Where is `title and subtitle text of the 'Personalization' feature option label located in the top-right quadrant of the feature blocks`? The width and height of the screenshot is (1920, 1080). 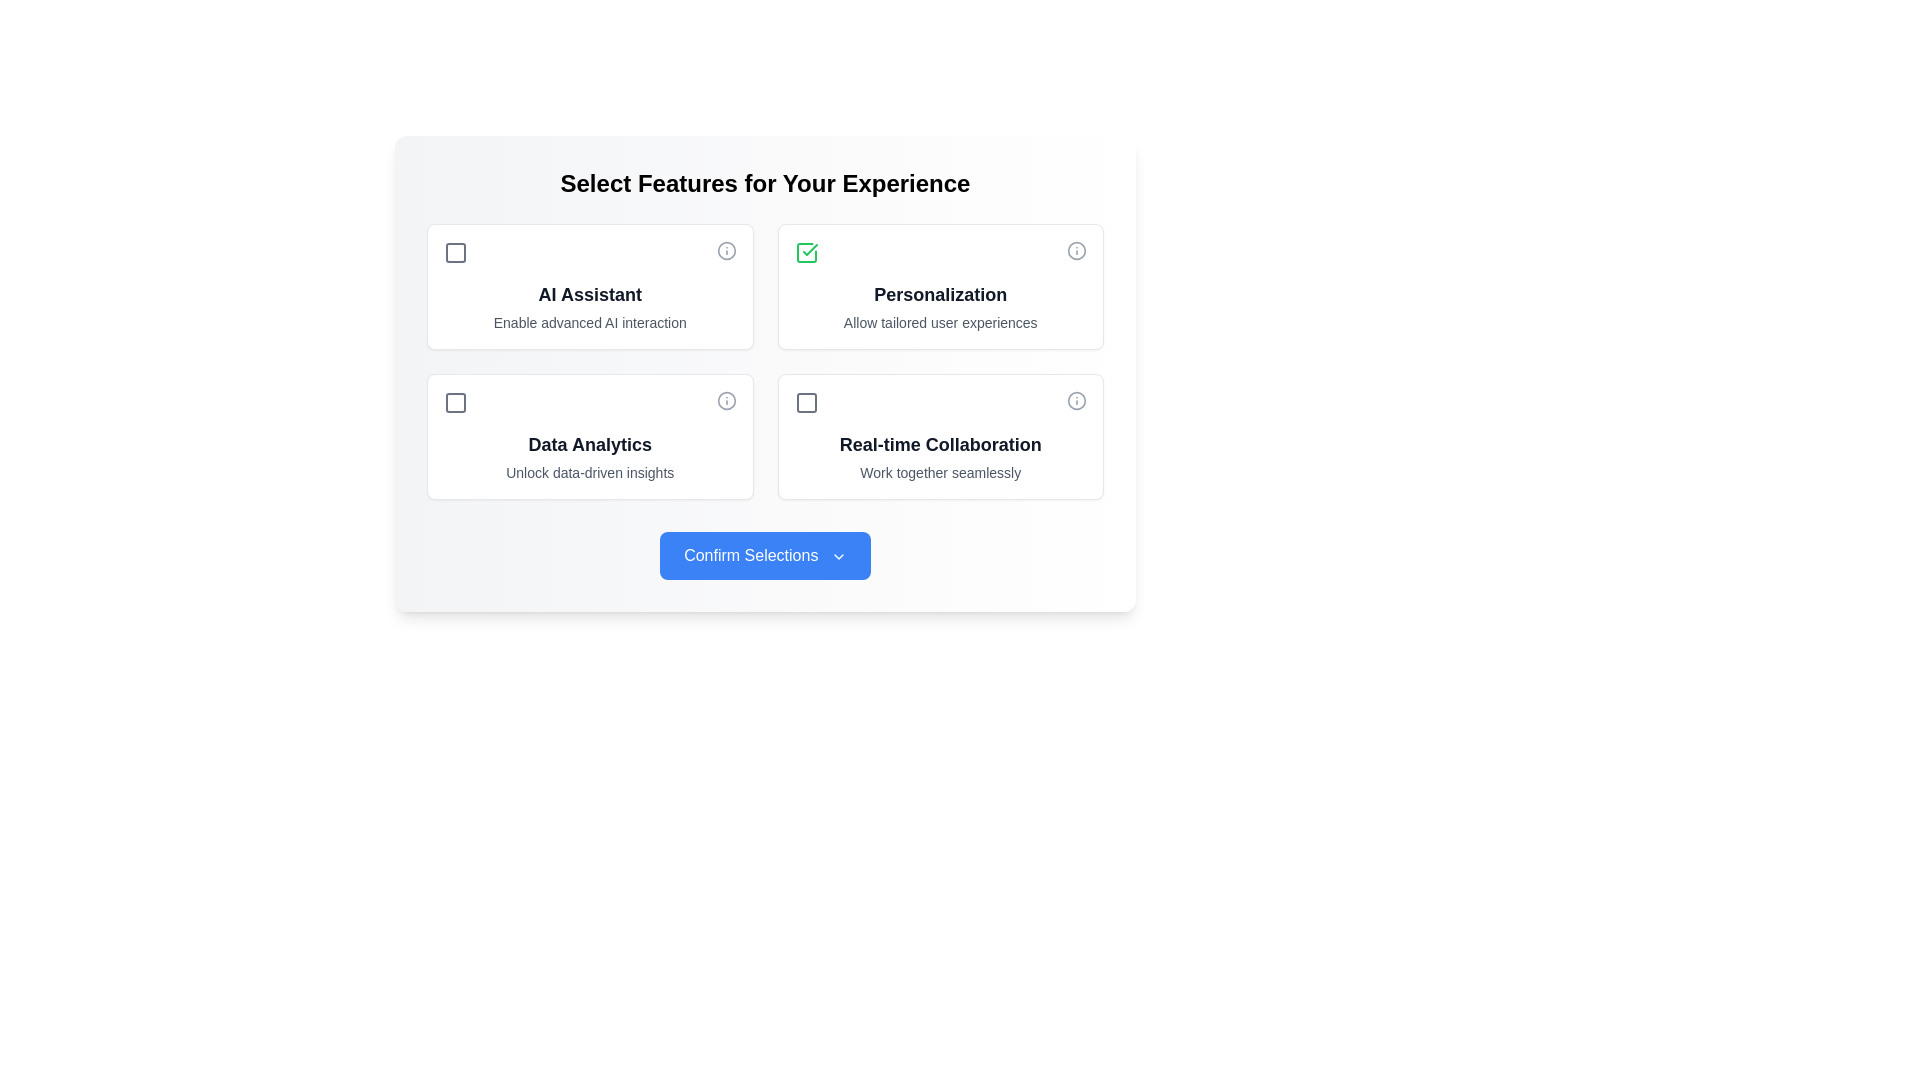
title and subtitle text of the 'Personalization' feature option label located in the top-right quadrant of the feature blocks is located at coordinates (939, 307).